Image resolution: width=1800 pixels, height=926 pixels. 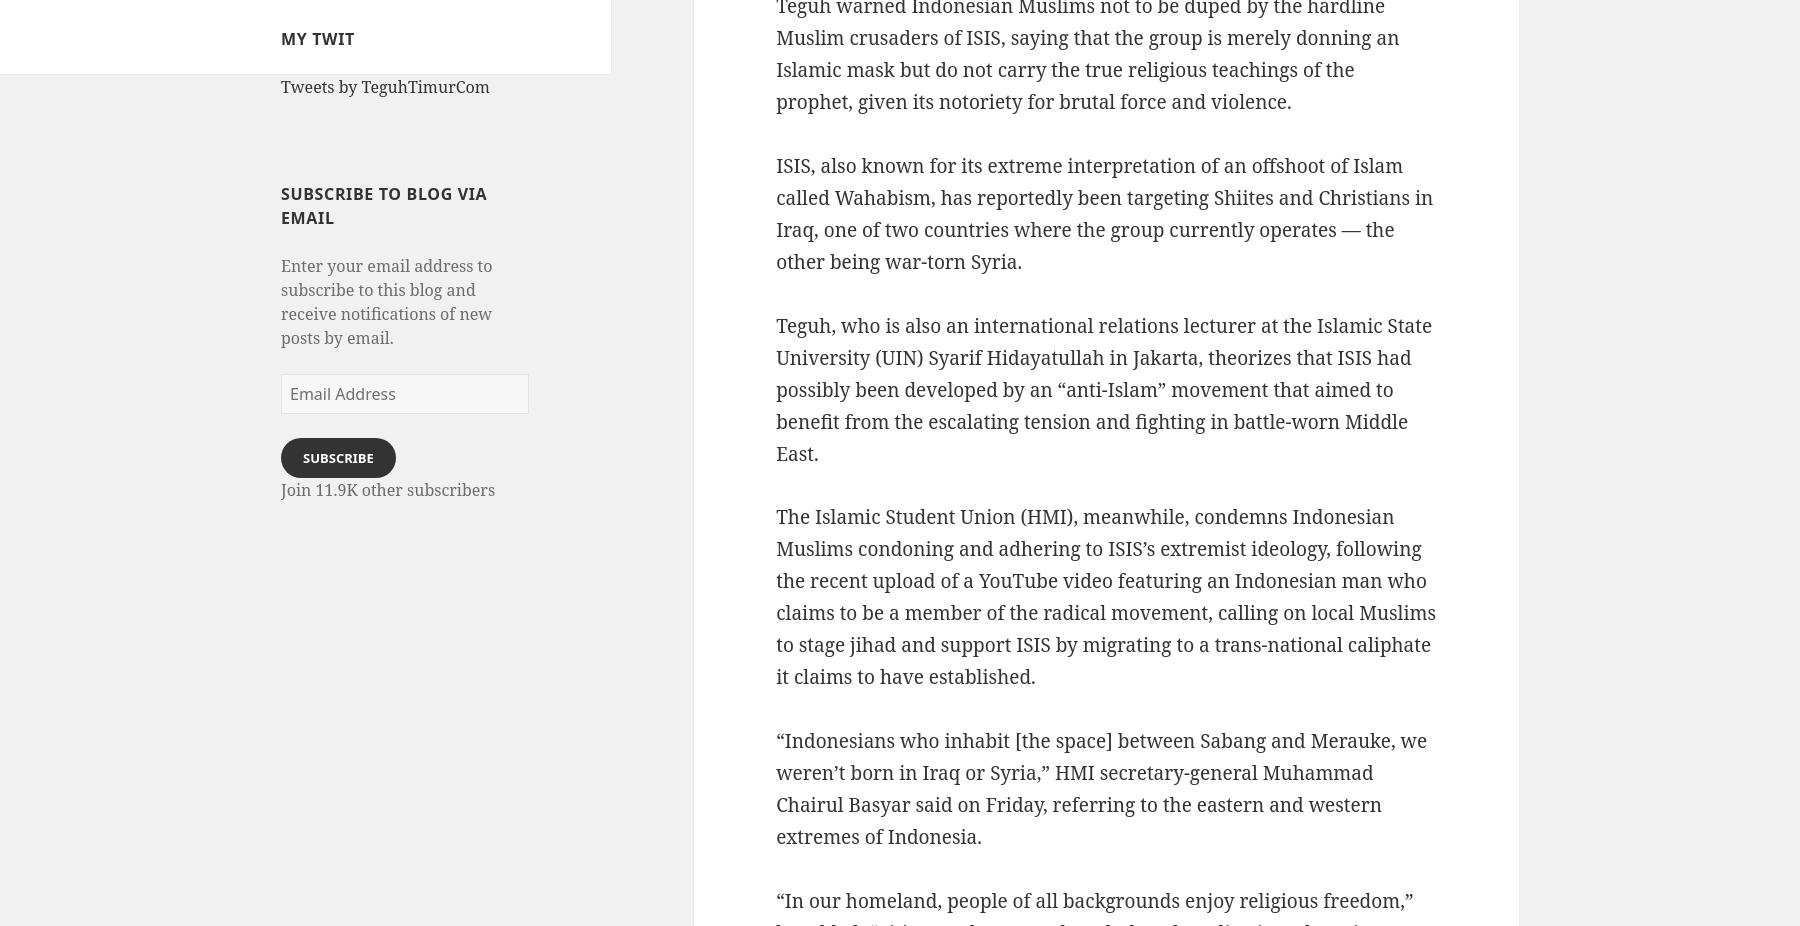 I want to click on 'Join 11.9K other subscribers', so click(x=388, y=488).